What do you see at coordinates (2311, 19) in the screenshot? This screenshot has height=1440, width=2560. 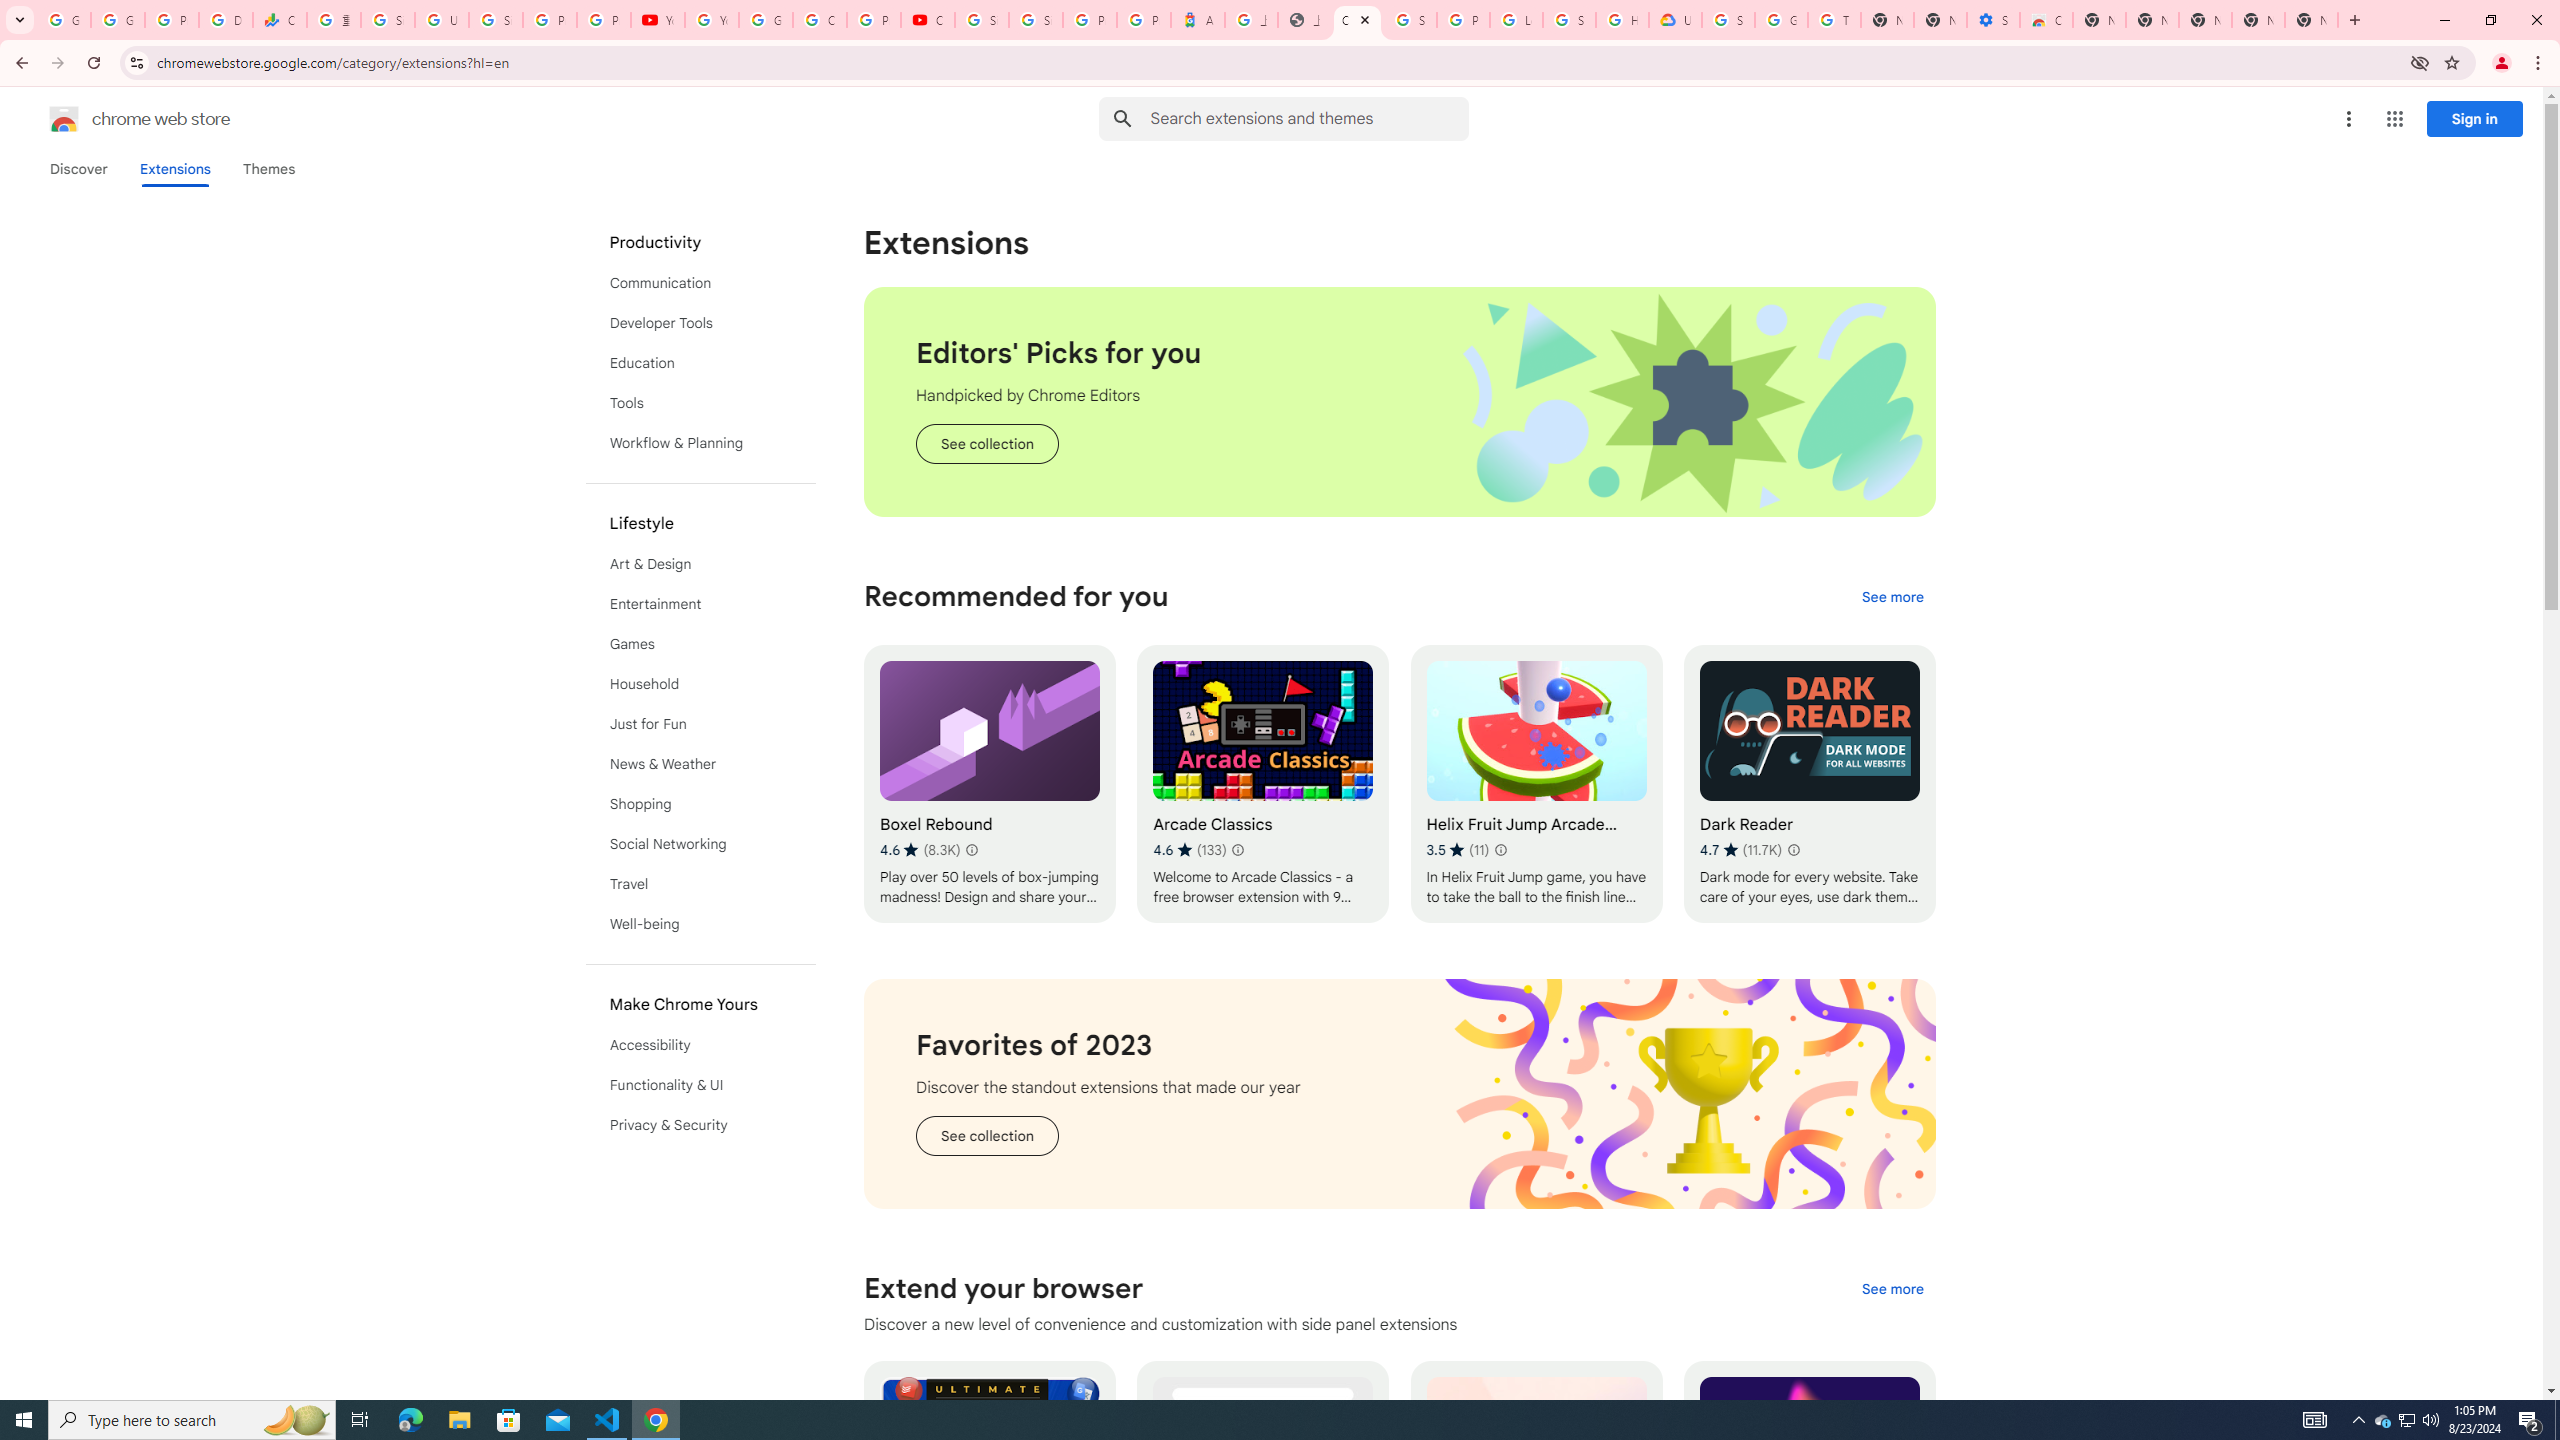 I see `'New Tab'` at bounding box center [2311, 19].